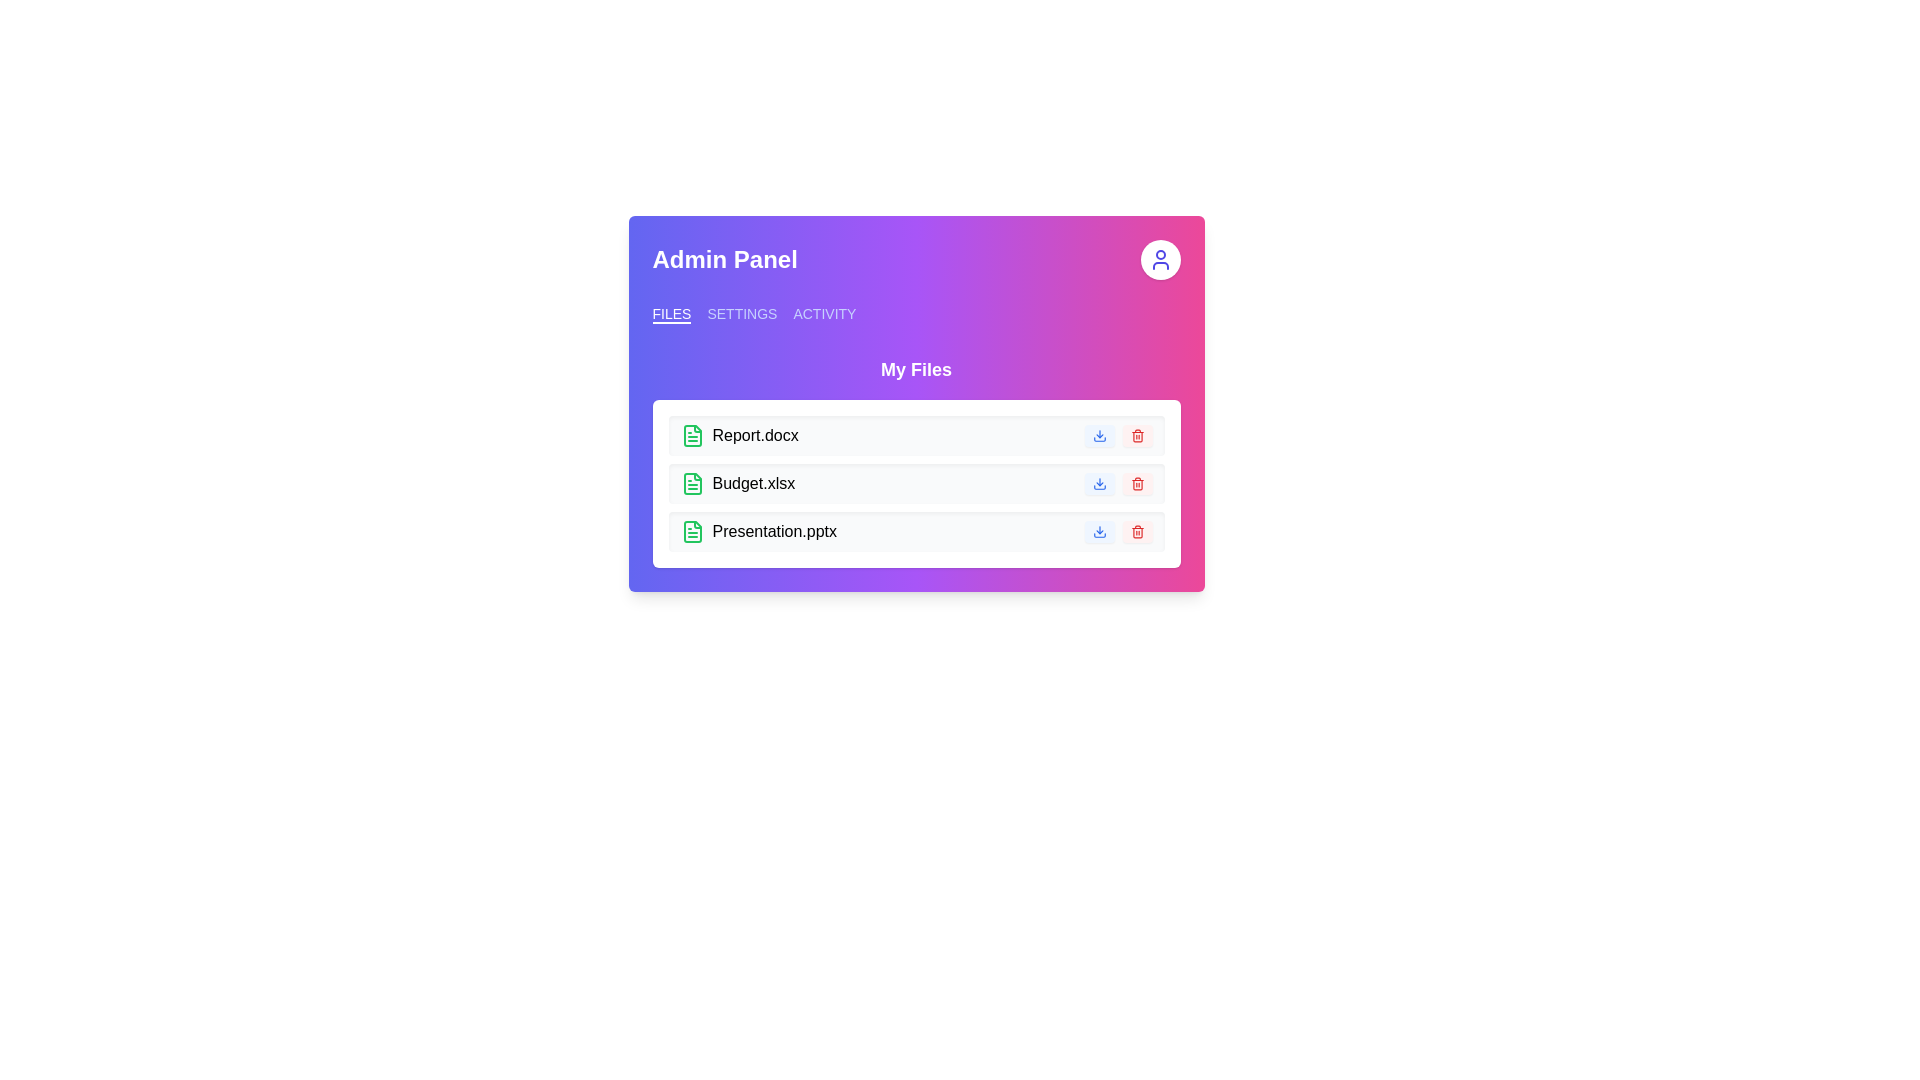 The width and height of the screenshot is (1920, 1080). Describe the element at coordinates (1137, 434) in the screenshot. I see `the delete button located on the far right of the second row in the 'My Files' list` at that location.